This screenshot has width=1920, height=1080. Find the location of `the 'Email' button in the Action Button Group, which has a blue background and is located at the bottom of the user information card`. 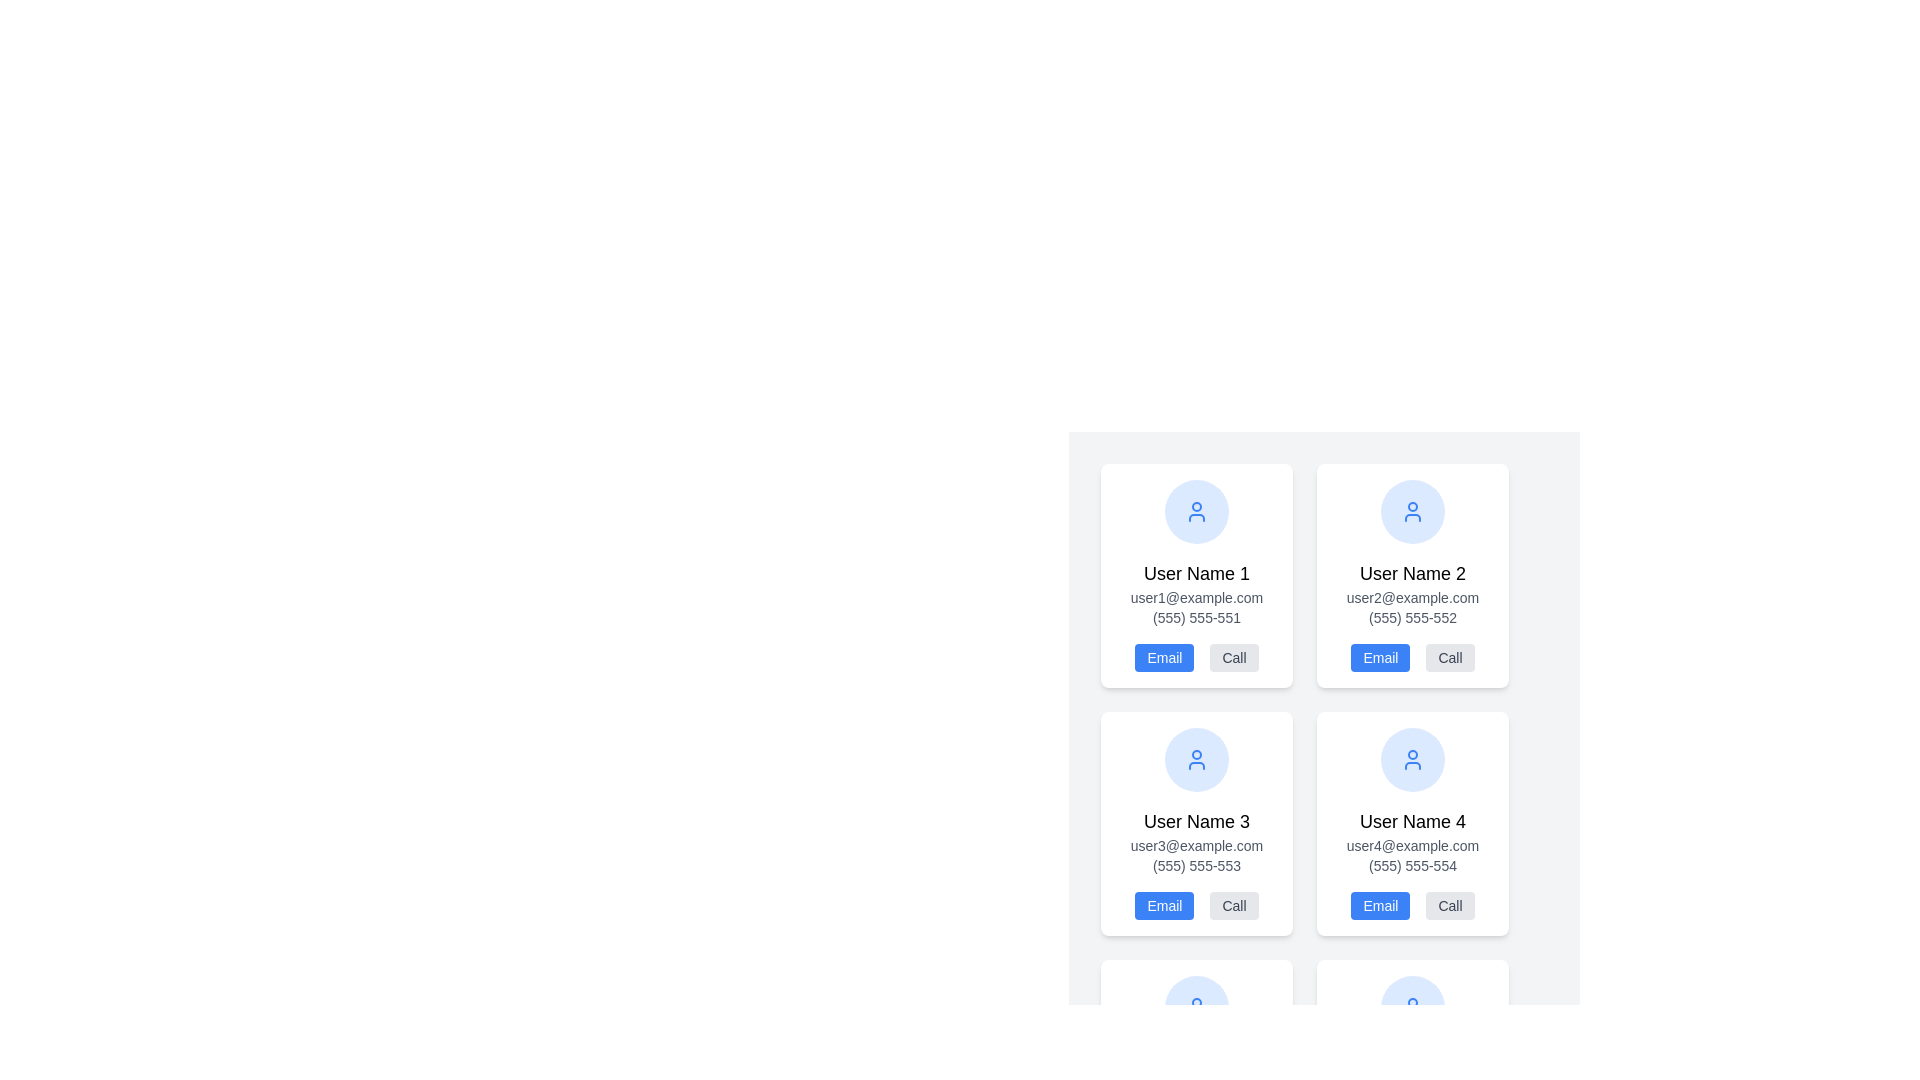

the 'Email' button in the Action Button Group, which has a blue background and is located at the bottom of the user information card is located at coordinates (1196, 658).